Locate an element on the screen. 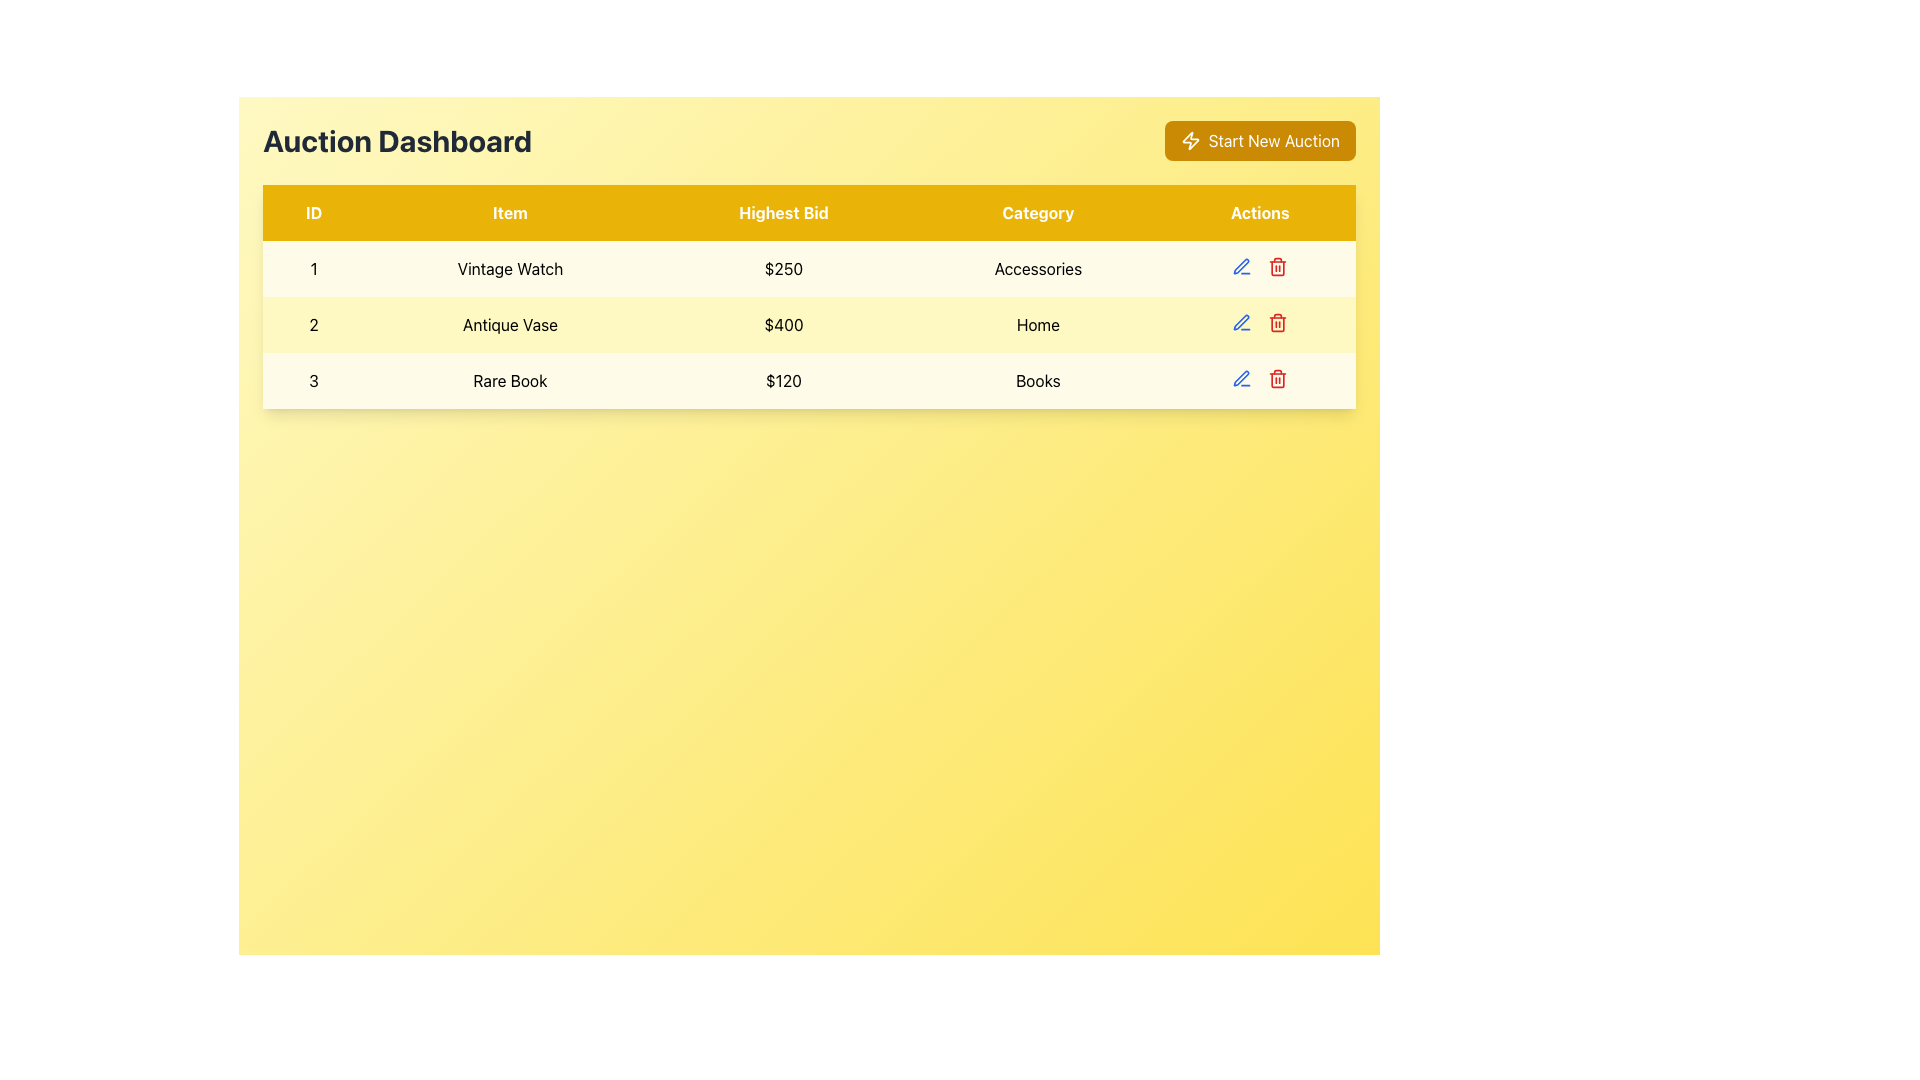  the non-interactive text label indicating the item's category located in the third row of the table under the 'Category' column is located at coordinates (1038, 381).